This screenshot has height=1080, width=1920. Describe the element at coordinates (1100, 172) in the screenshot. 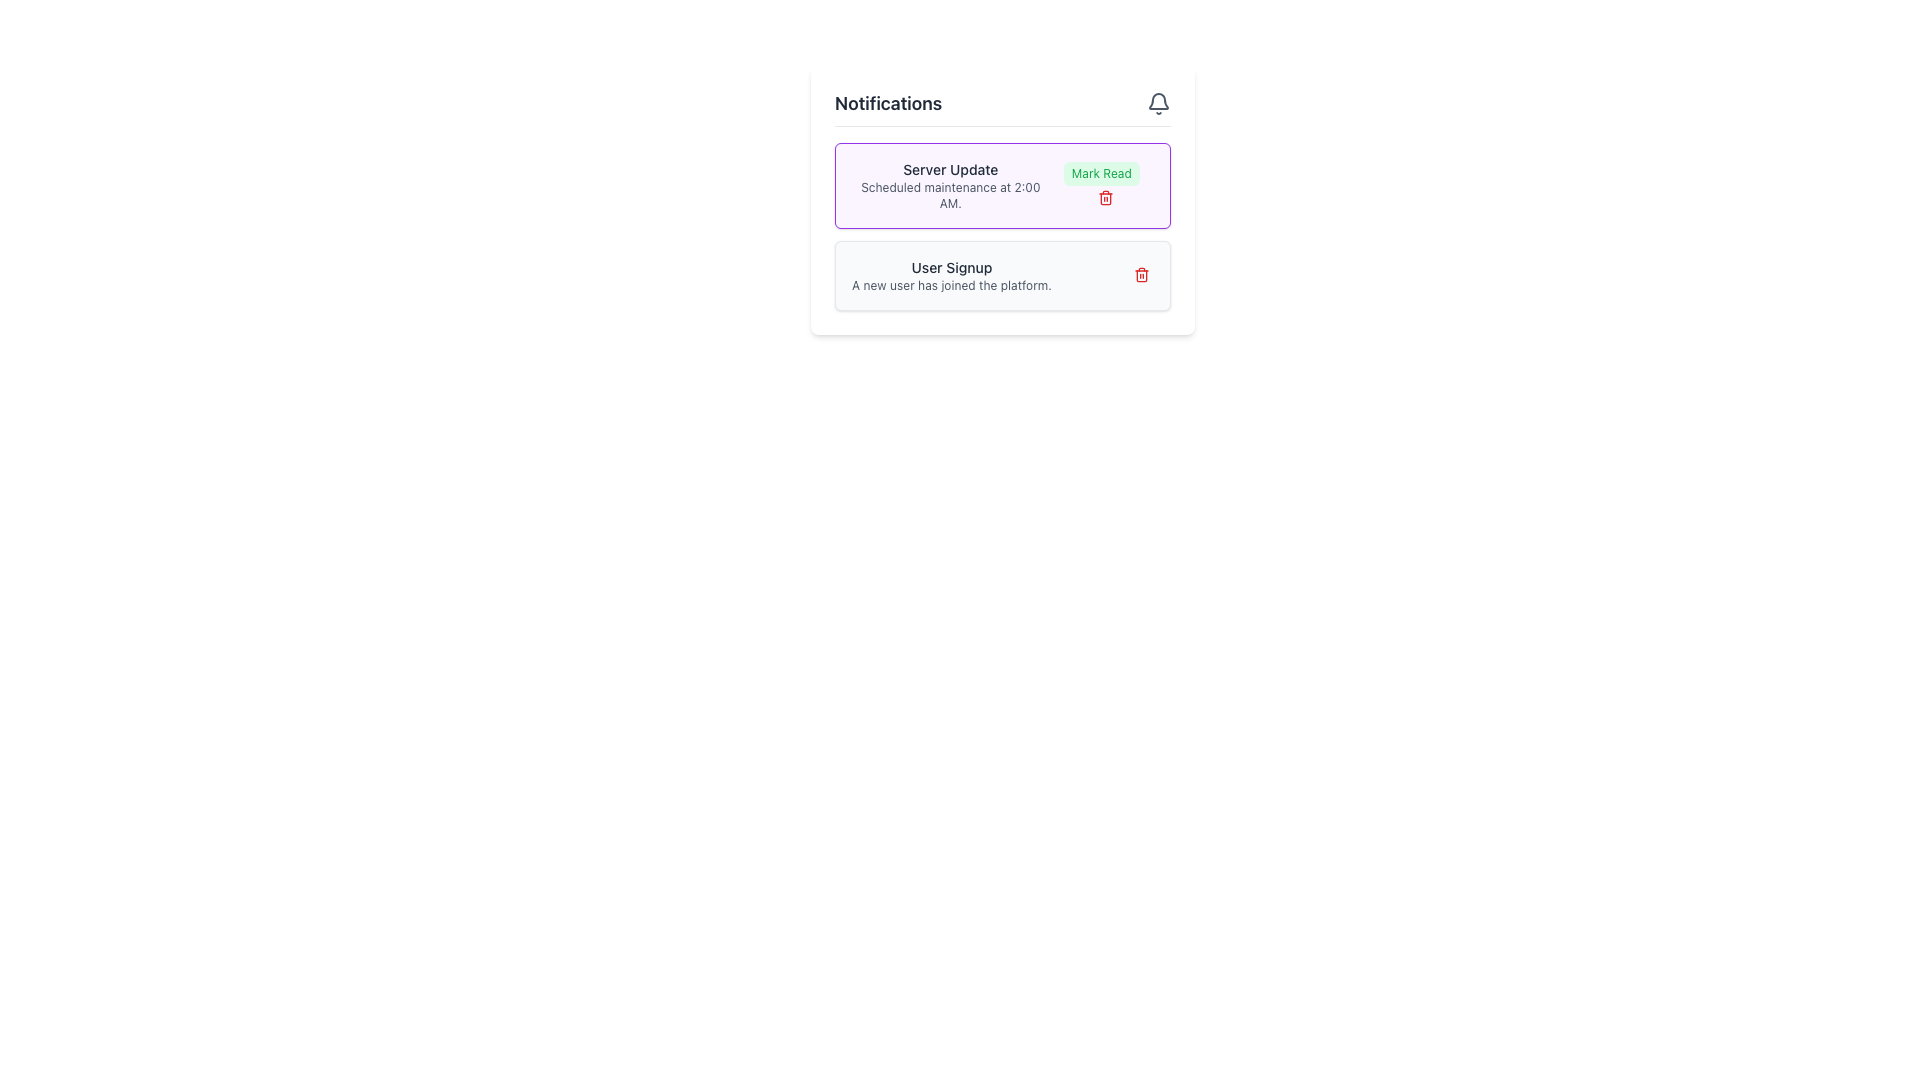

I see `the 'Mark Read' button with green text on a light green background located in the 'Server Update' notification card` at that location.